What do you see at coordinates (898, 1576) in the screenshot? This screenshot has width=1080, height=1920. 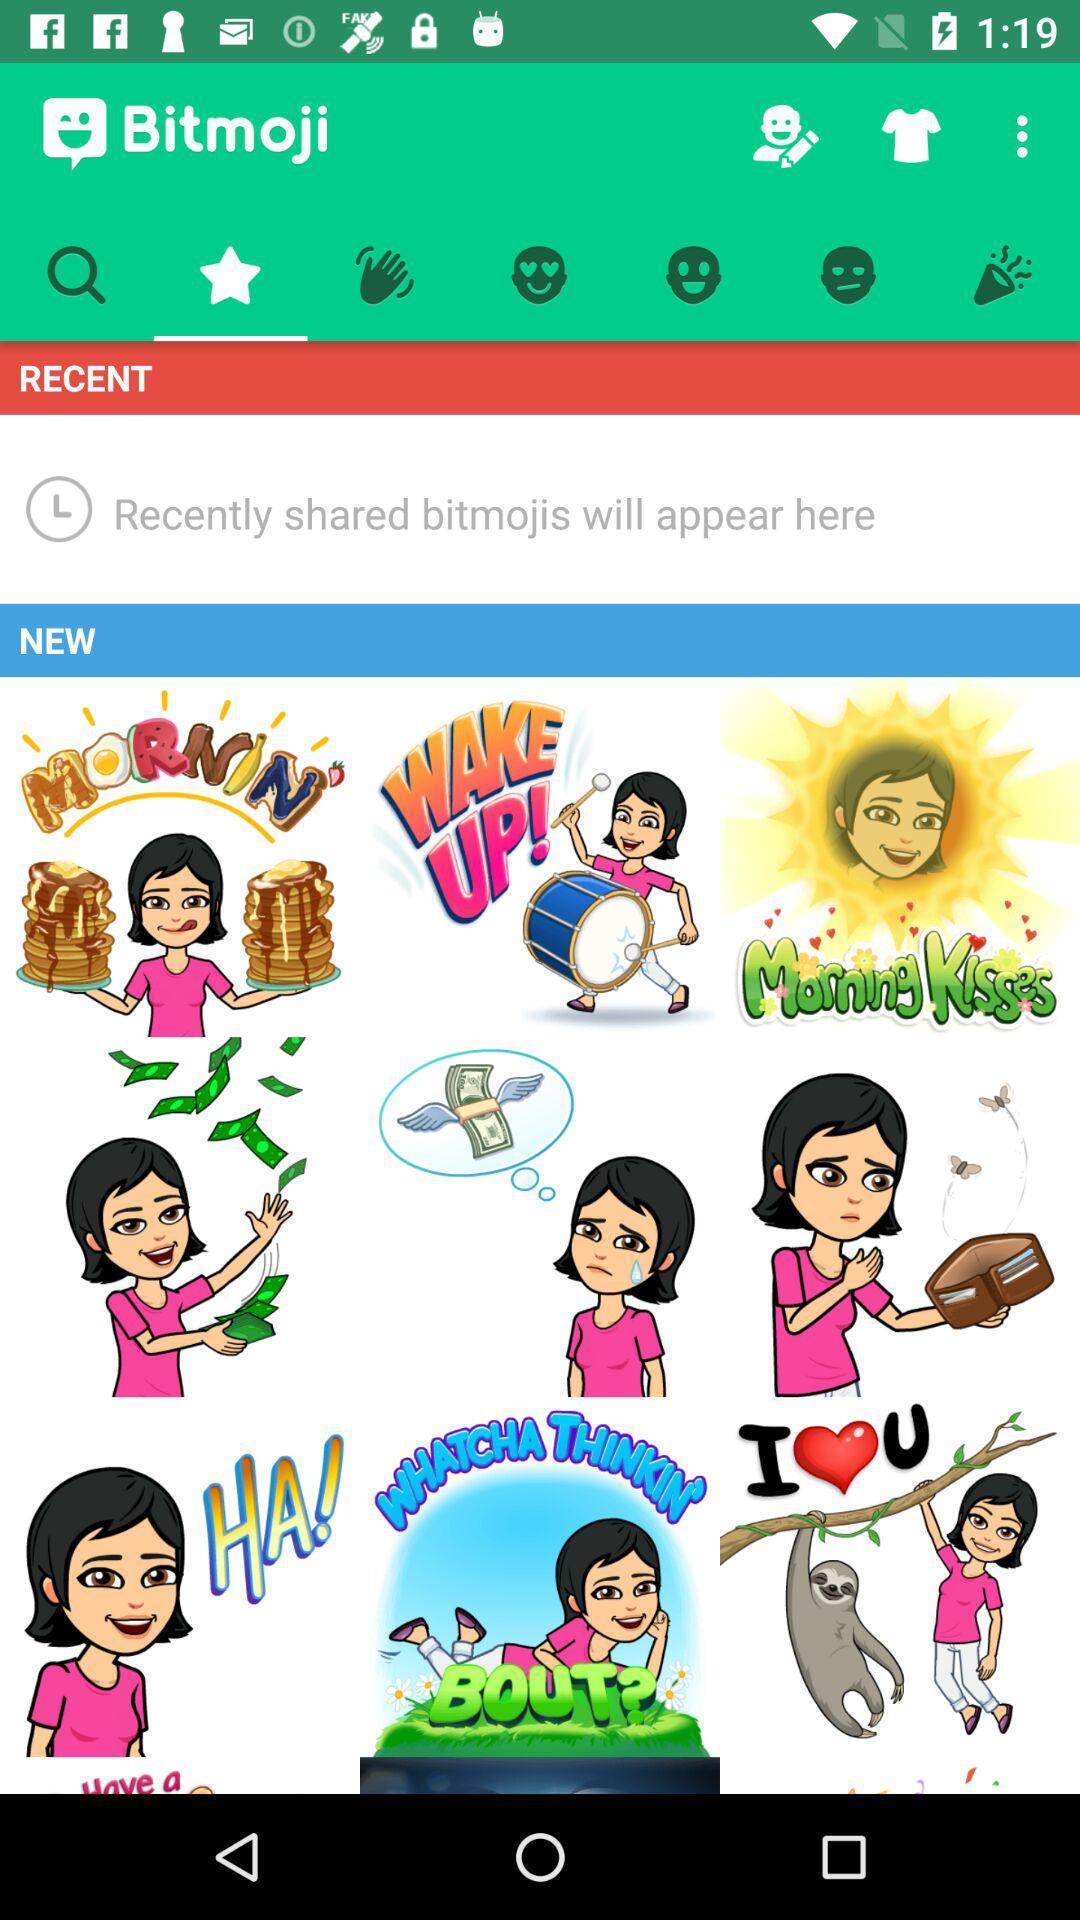 I see `a new option` at bounding box center [898, 1576].